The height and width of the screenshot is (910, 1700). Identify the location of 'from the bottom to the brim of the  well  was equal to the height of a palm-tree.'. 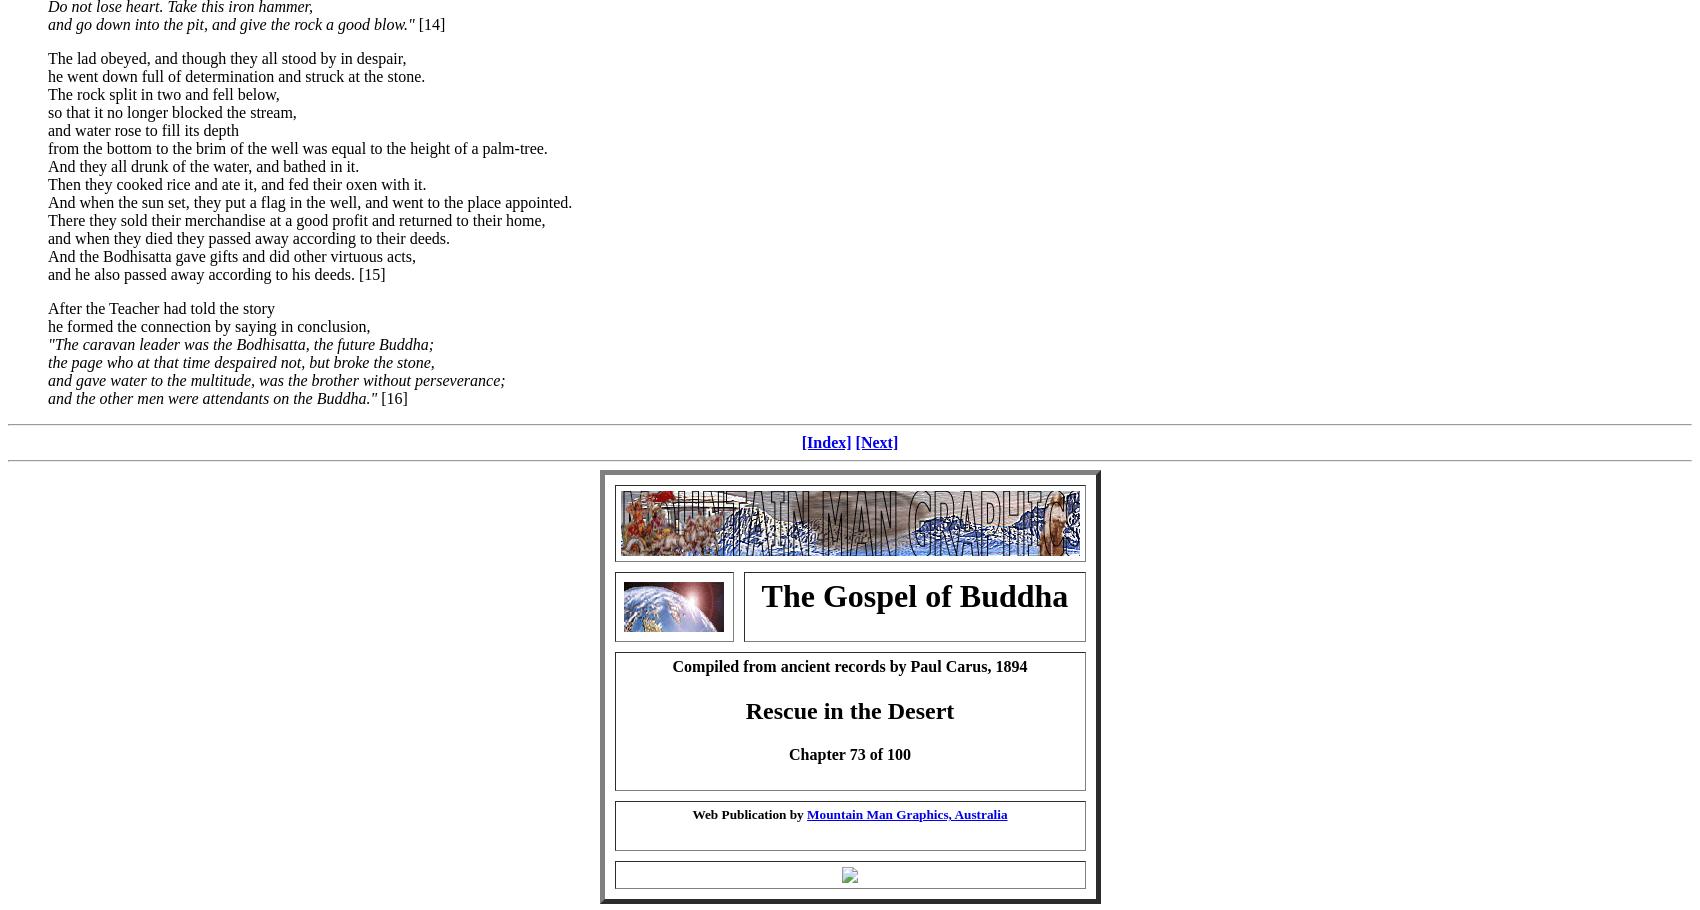
(297, 146).